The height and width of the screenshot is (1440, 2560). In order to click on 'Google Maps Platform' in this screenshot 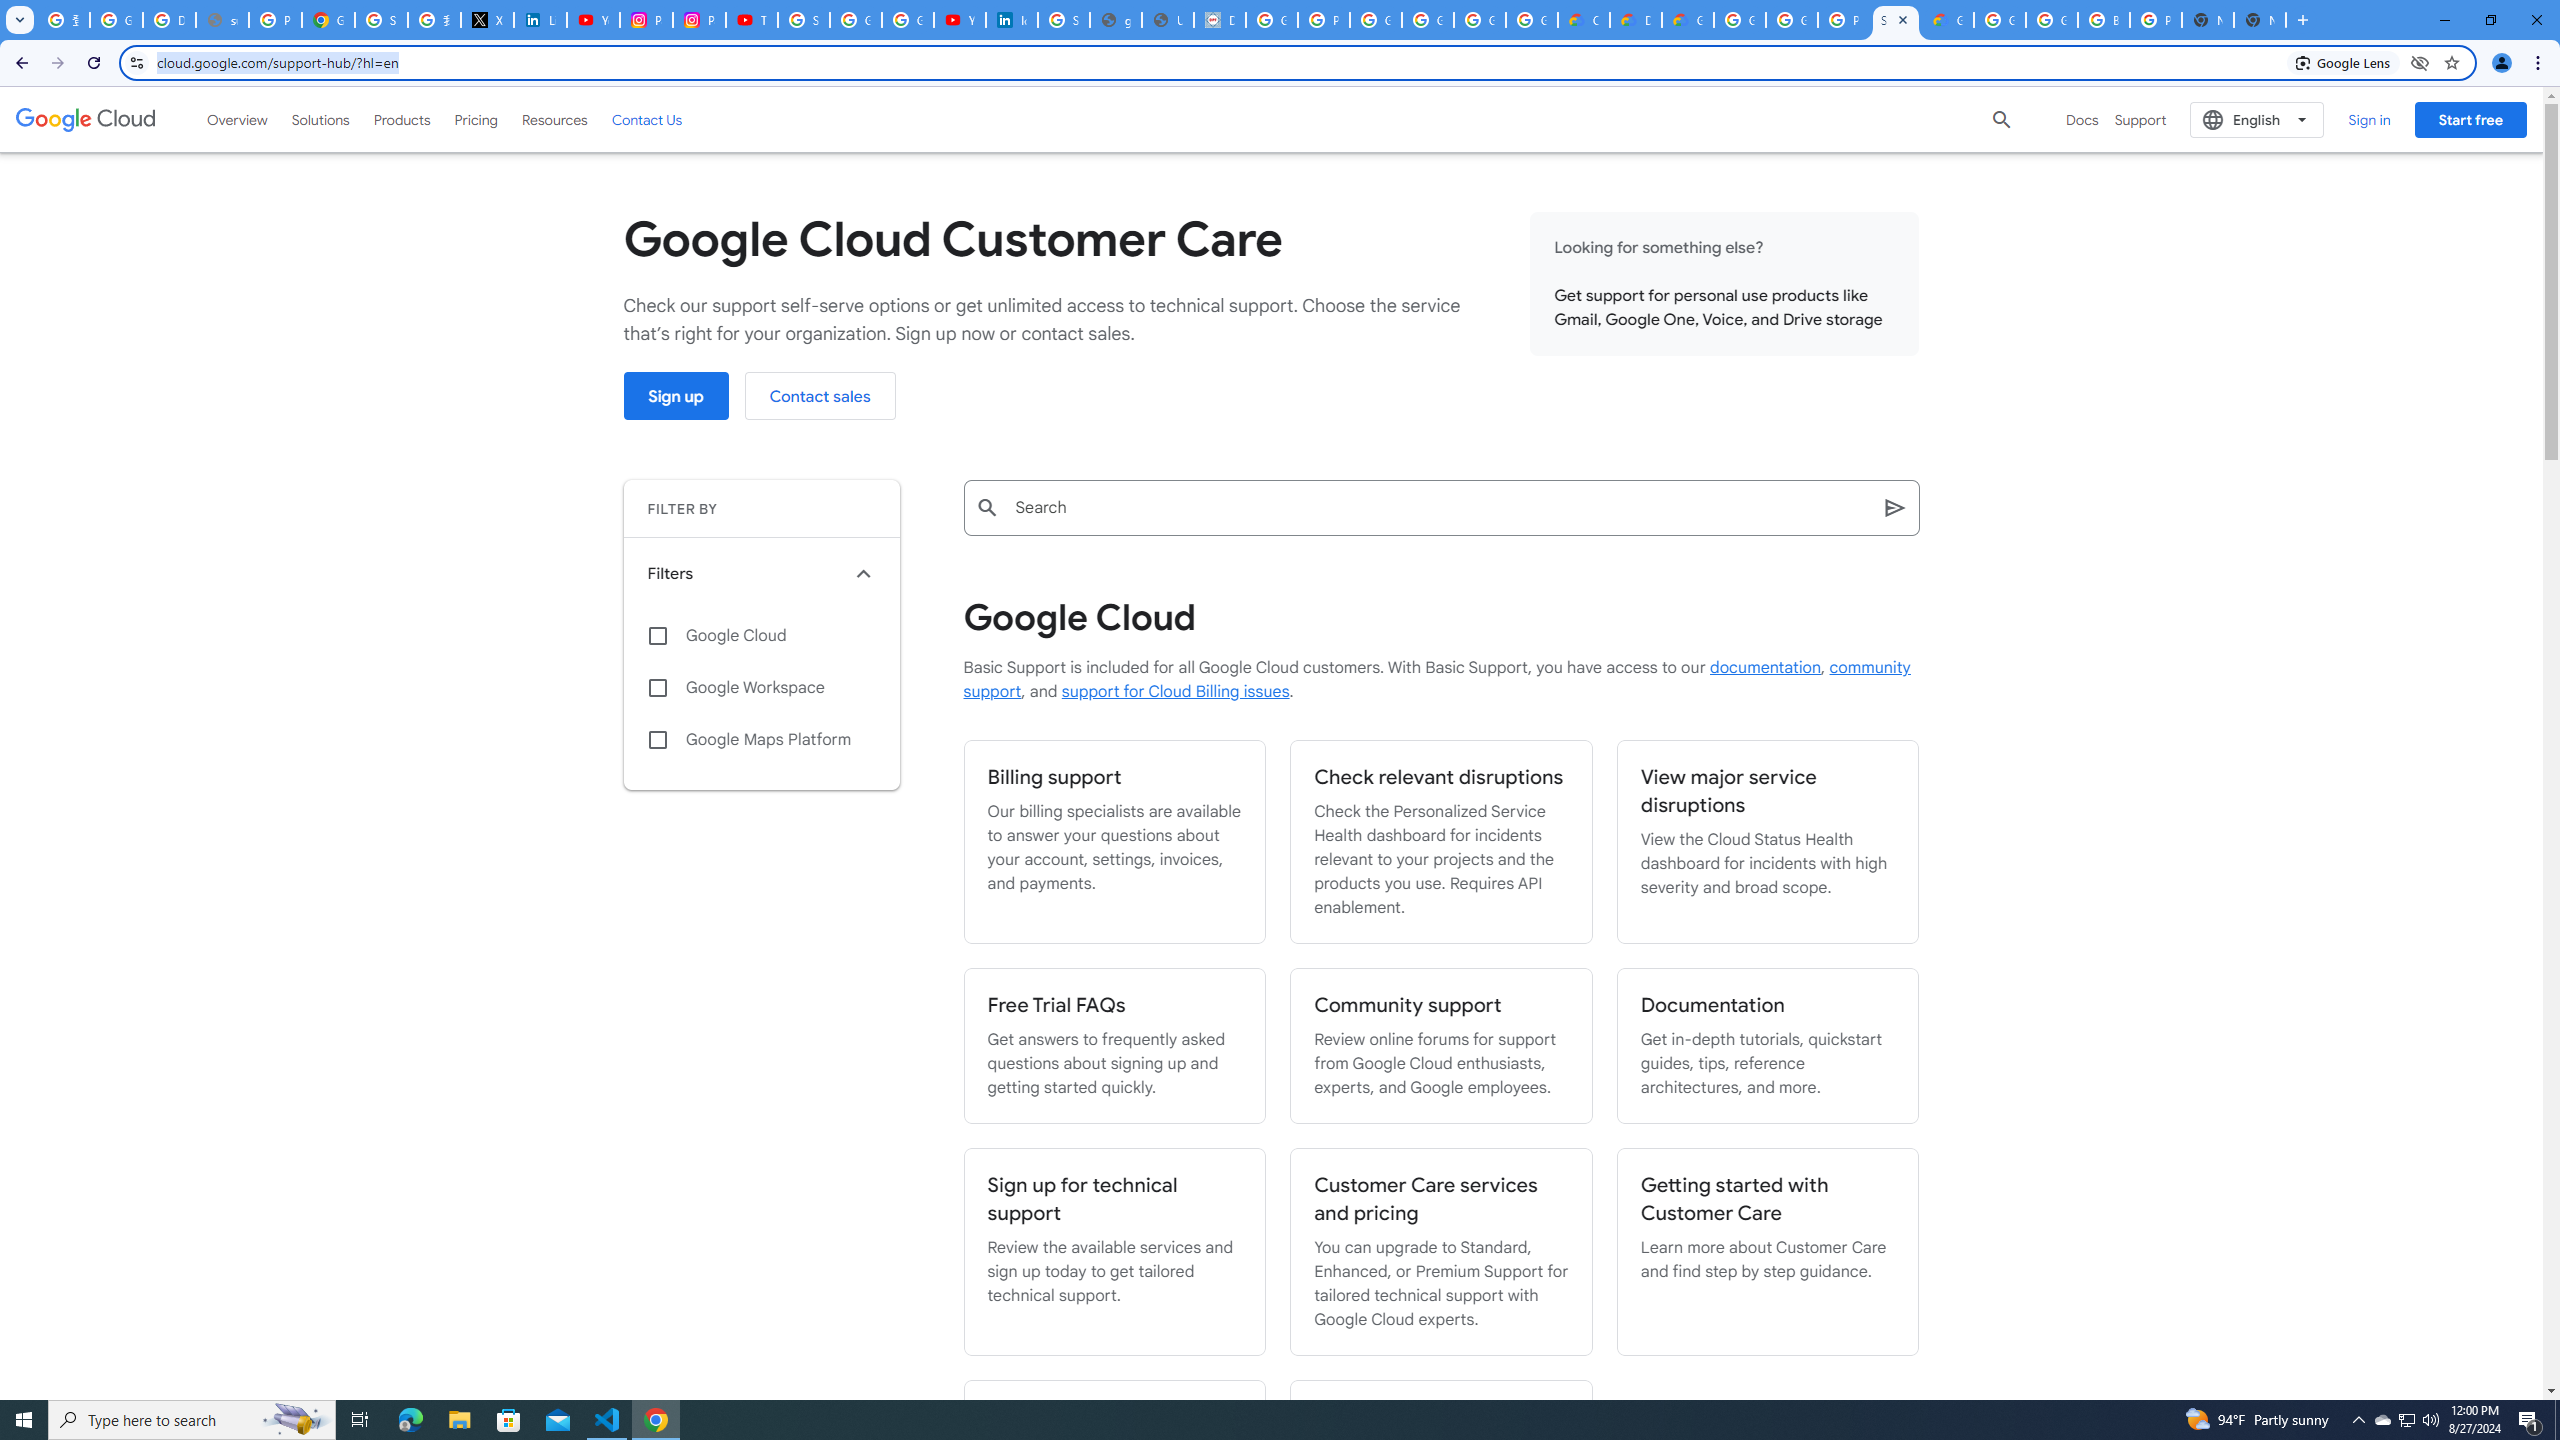, I will do `click(761, 739)`.